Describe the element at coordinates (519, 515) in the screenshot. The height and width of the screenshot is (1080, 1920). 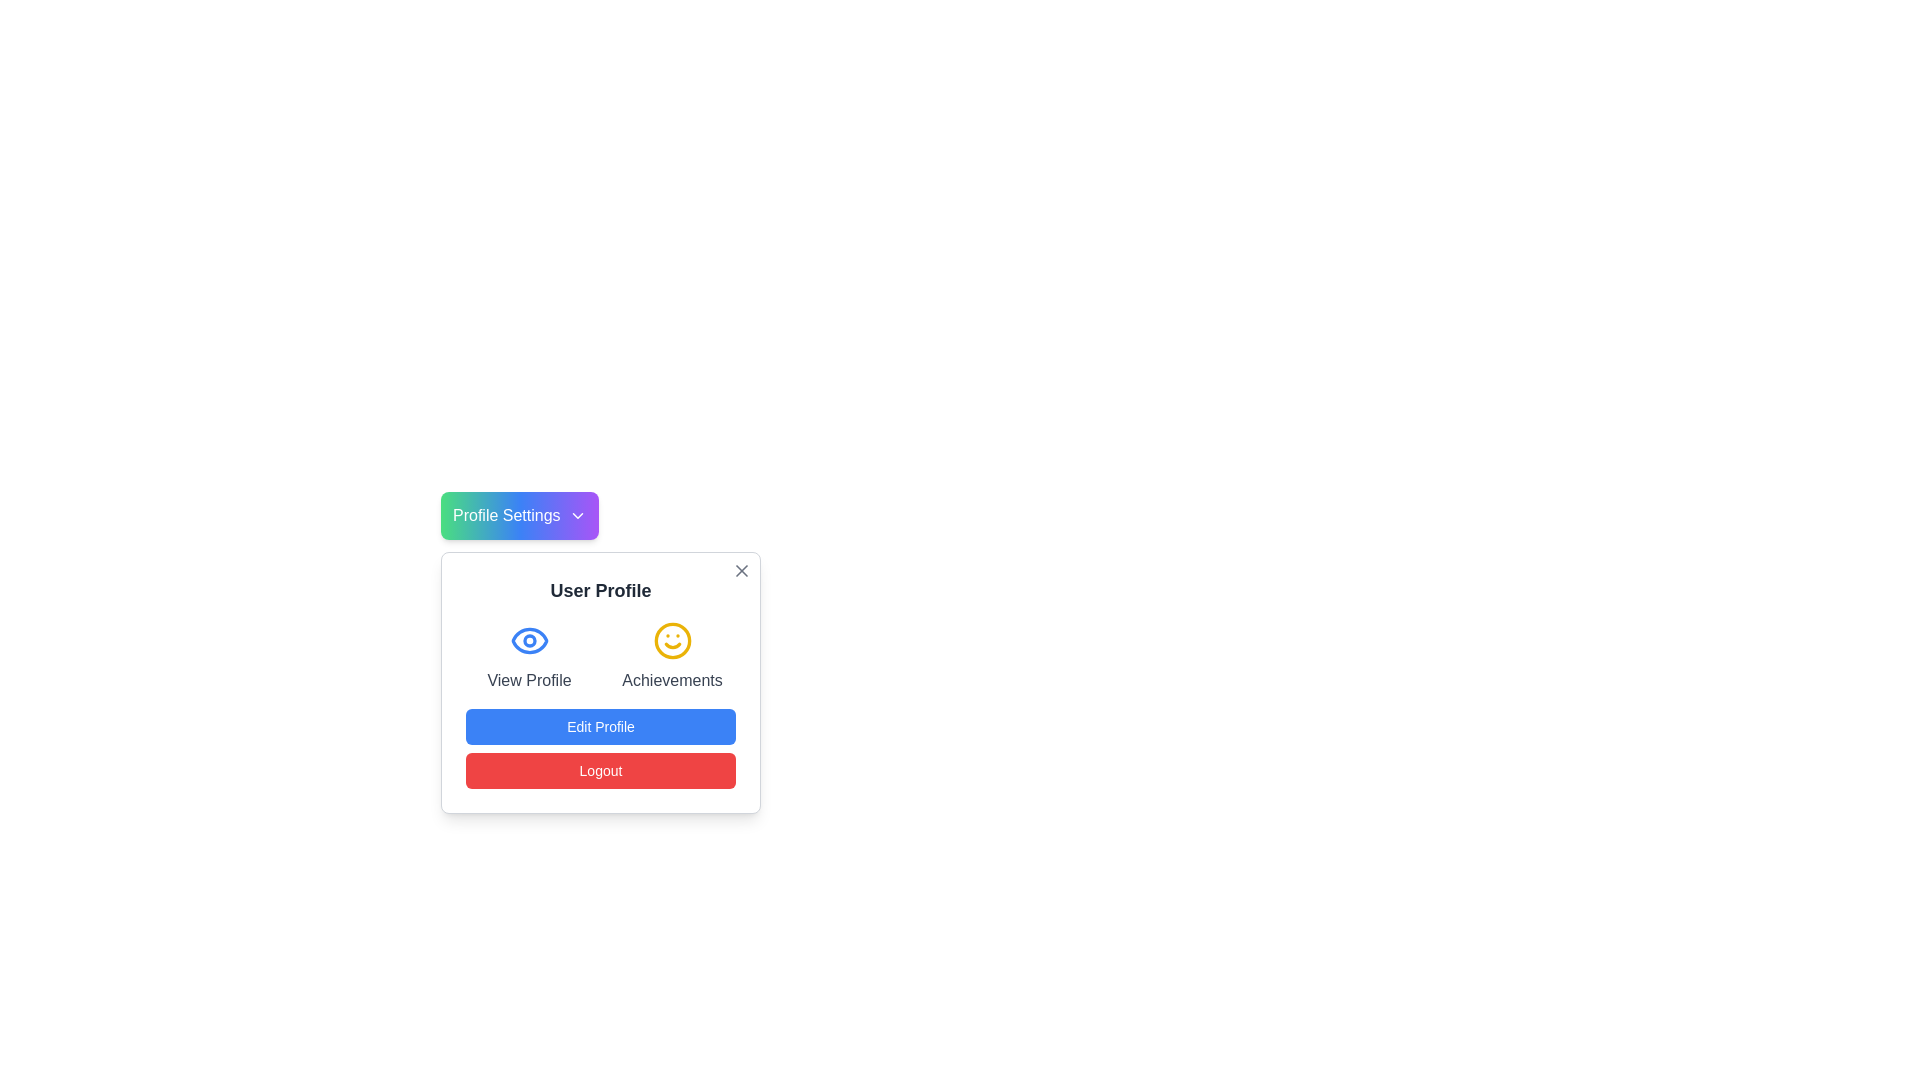
I see `the 'Profile Settings' button with a gradient background transitioning from green to purple` at that location.